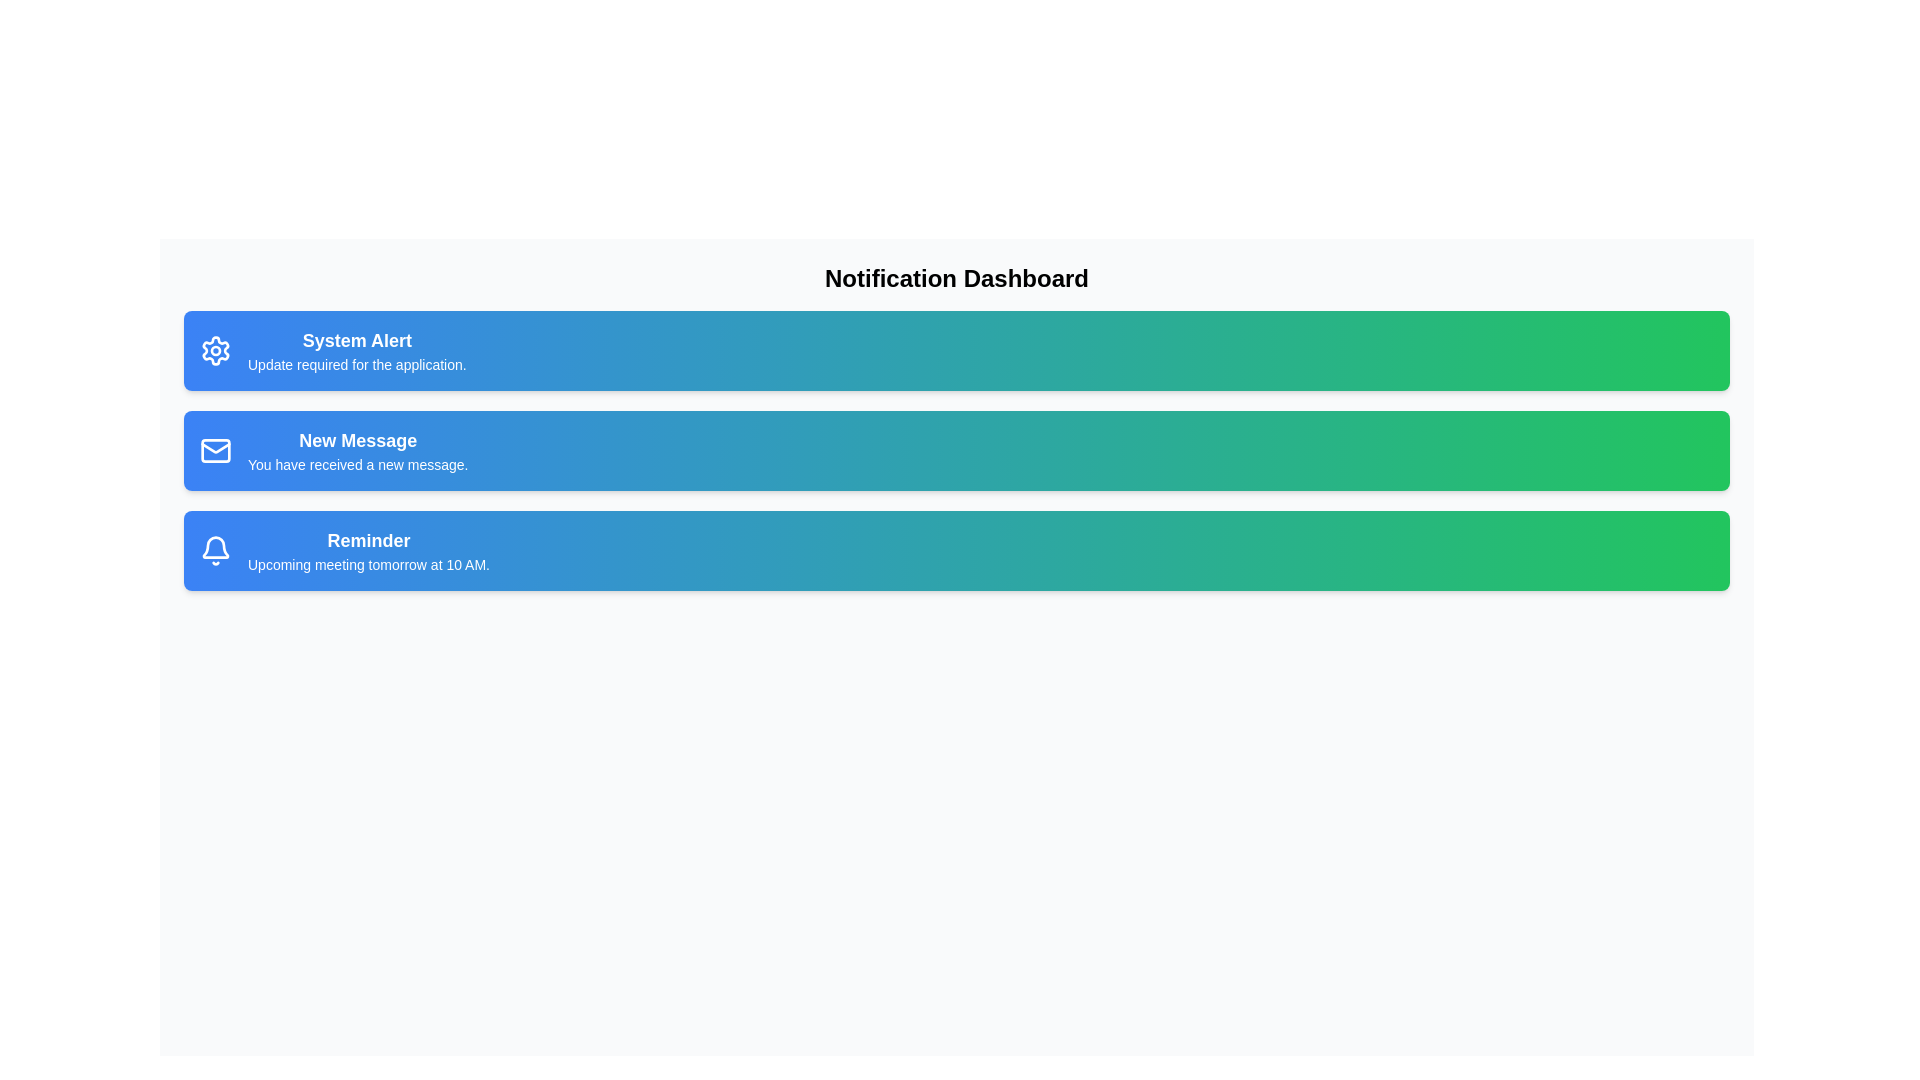 Image resolution: width=1920 pixels, height=1080 pixels. Describe the element at coordinates (955, 451) in the screenshot. I see `the notification card corresponding to New Message` at that location.